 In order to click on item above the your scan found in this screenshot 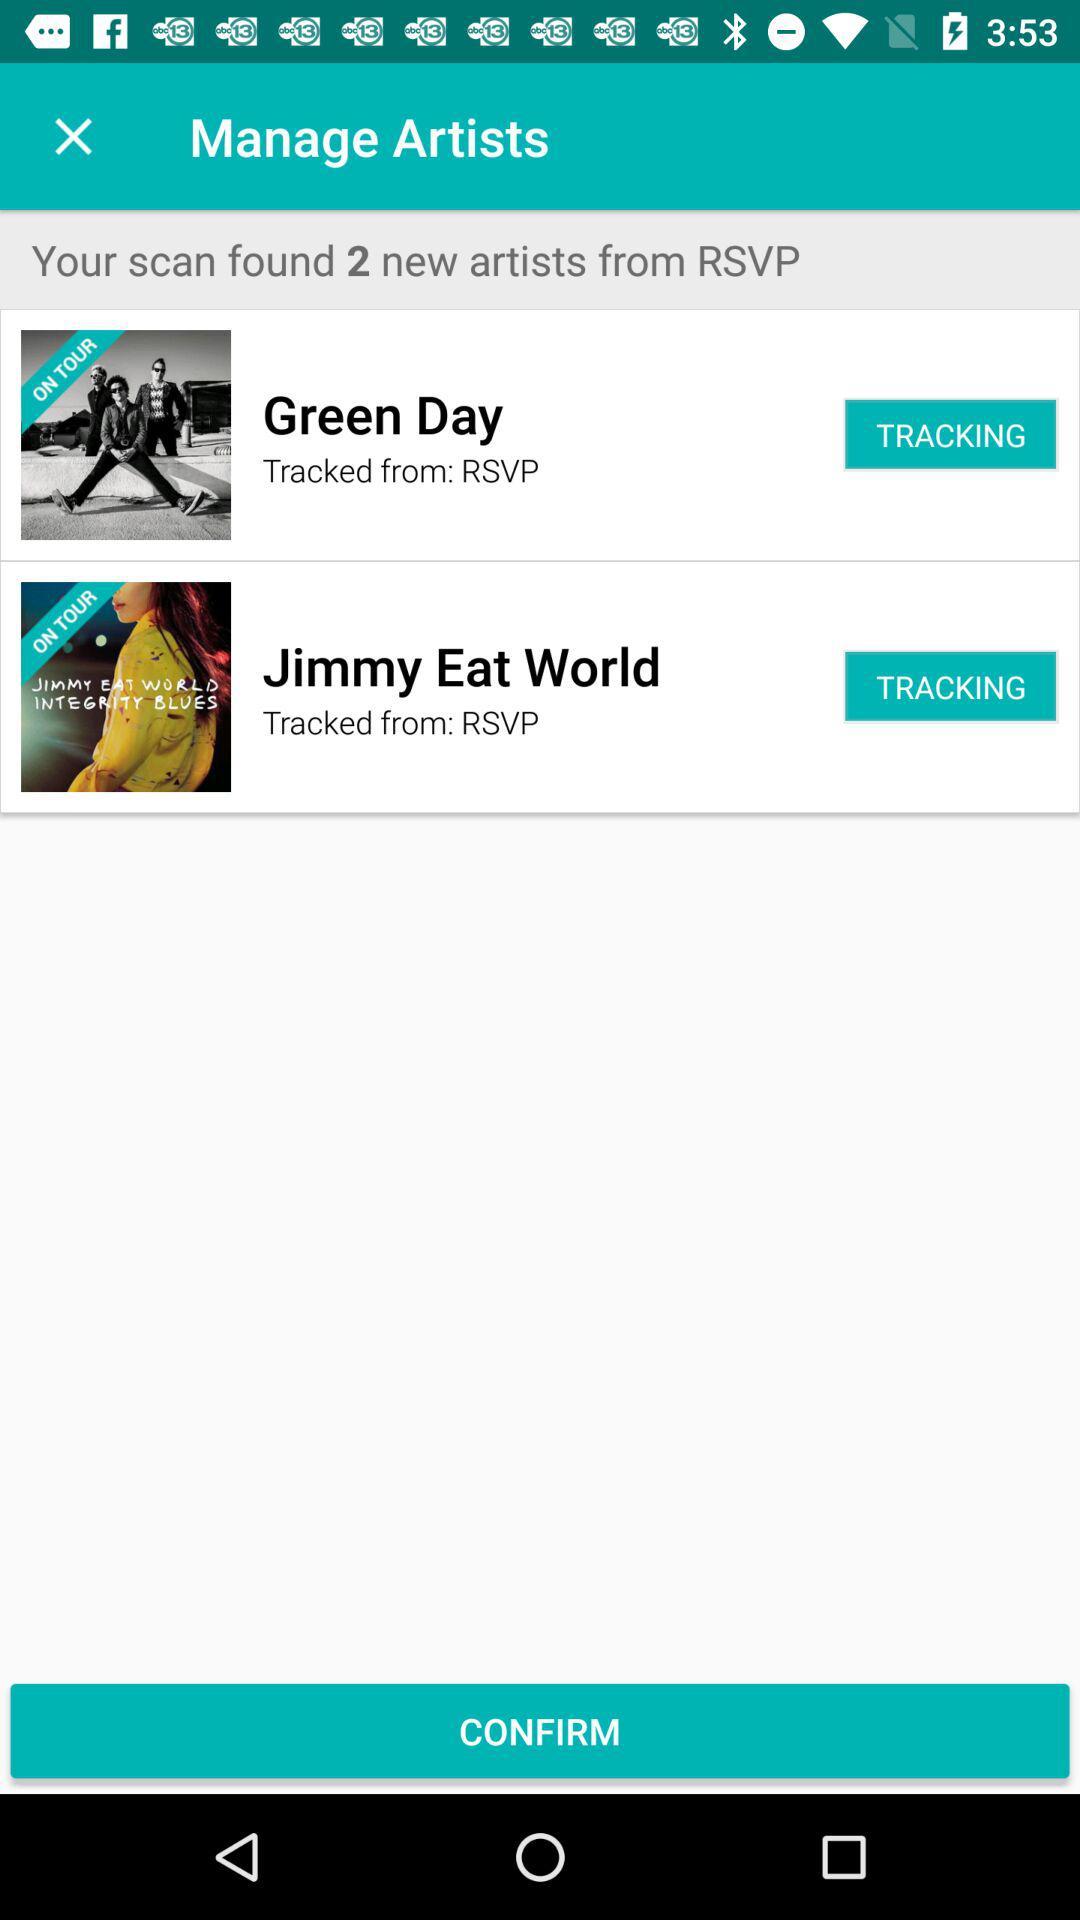, I will do `click(72, 135)`.